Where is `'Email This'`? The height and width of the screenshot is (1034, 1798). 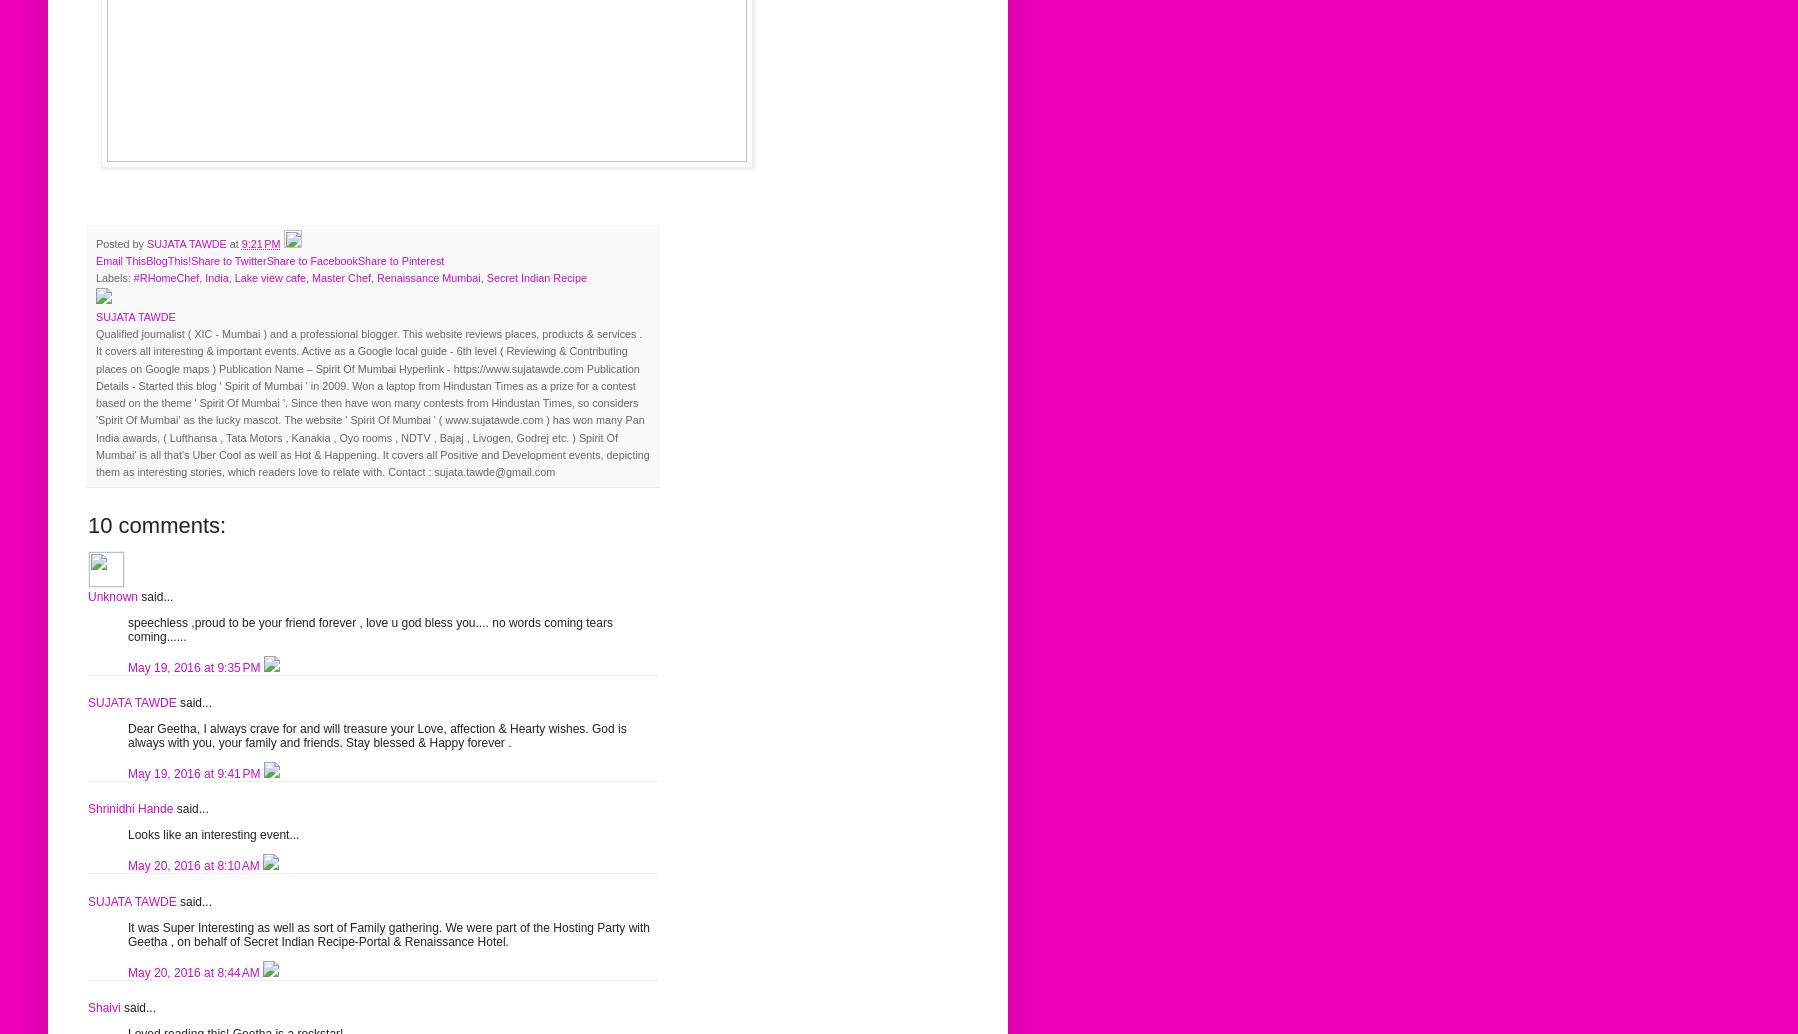 'Email This' is located at coordinates (120, 259).